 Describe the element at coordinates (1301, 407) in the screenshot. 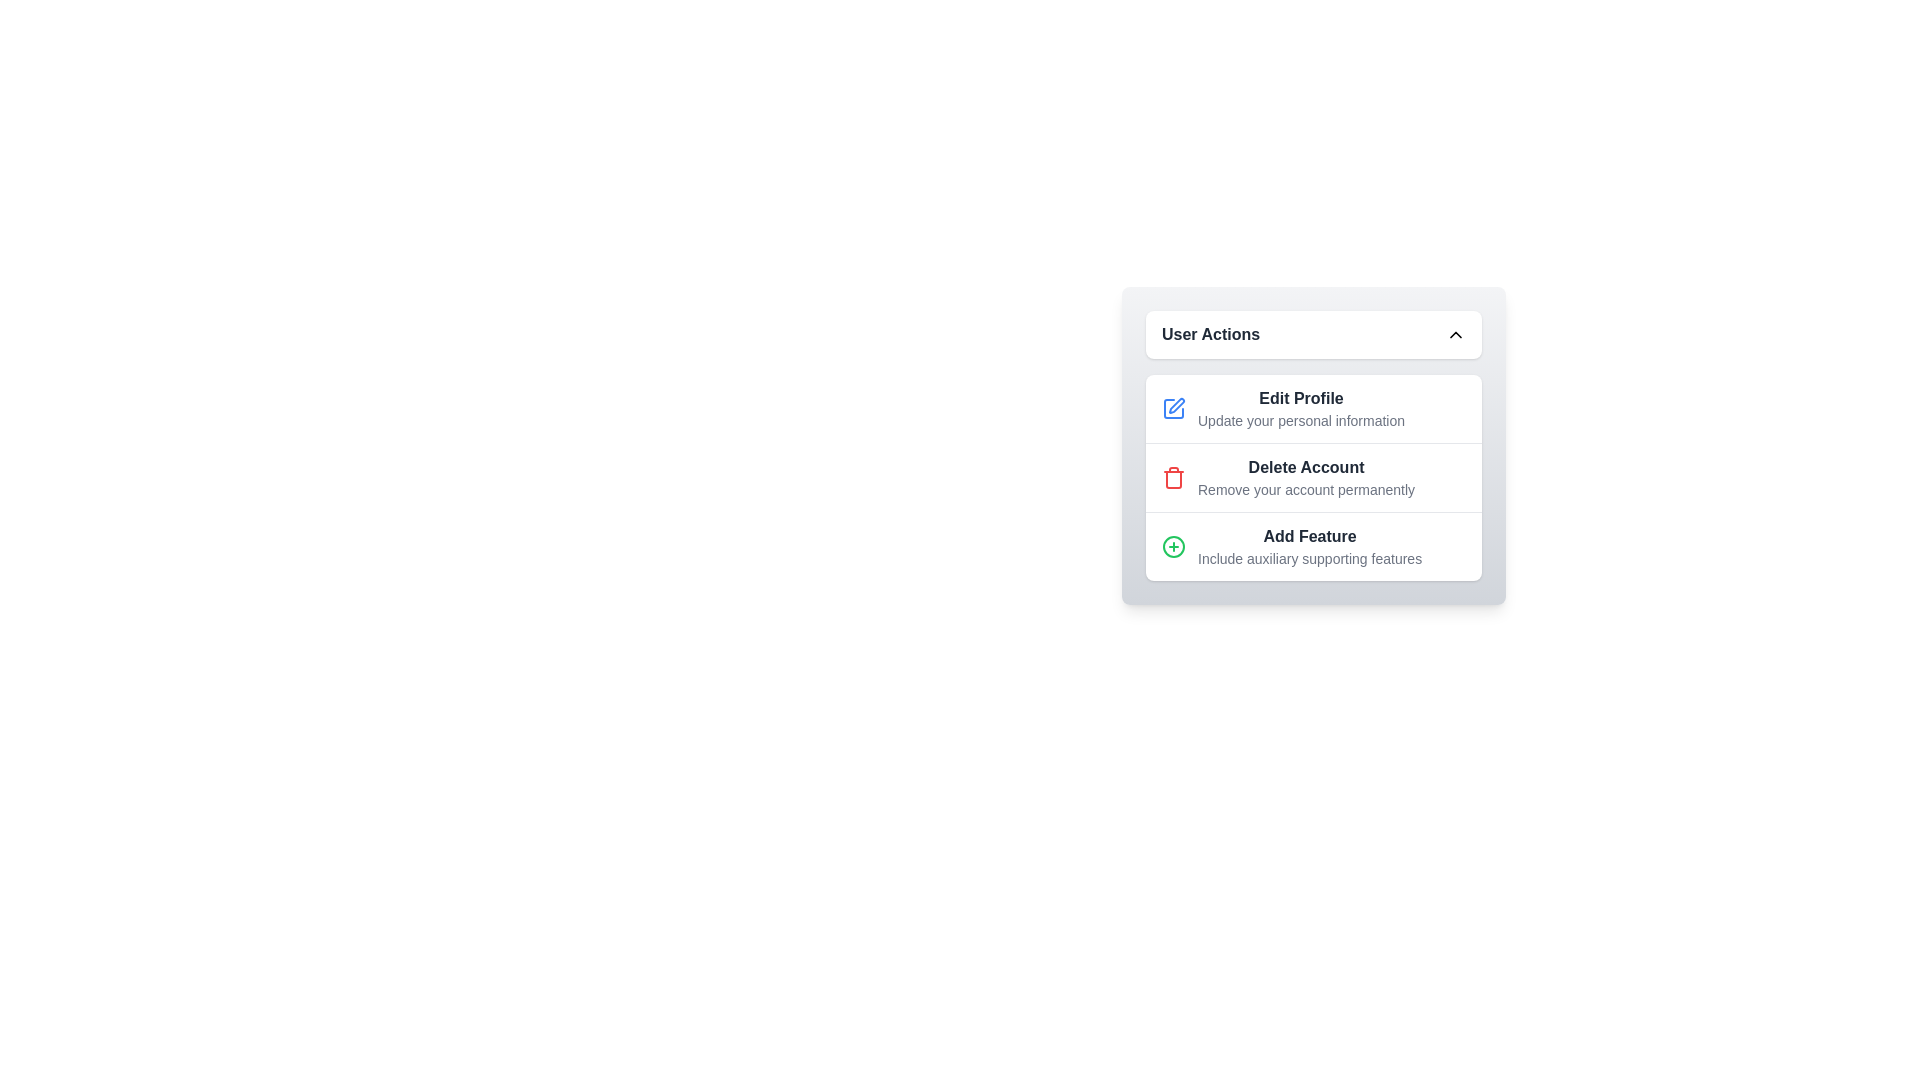

I see `the text element for editing user profile, which is the first item in the 'User Actions' list` at that location.